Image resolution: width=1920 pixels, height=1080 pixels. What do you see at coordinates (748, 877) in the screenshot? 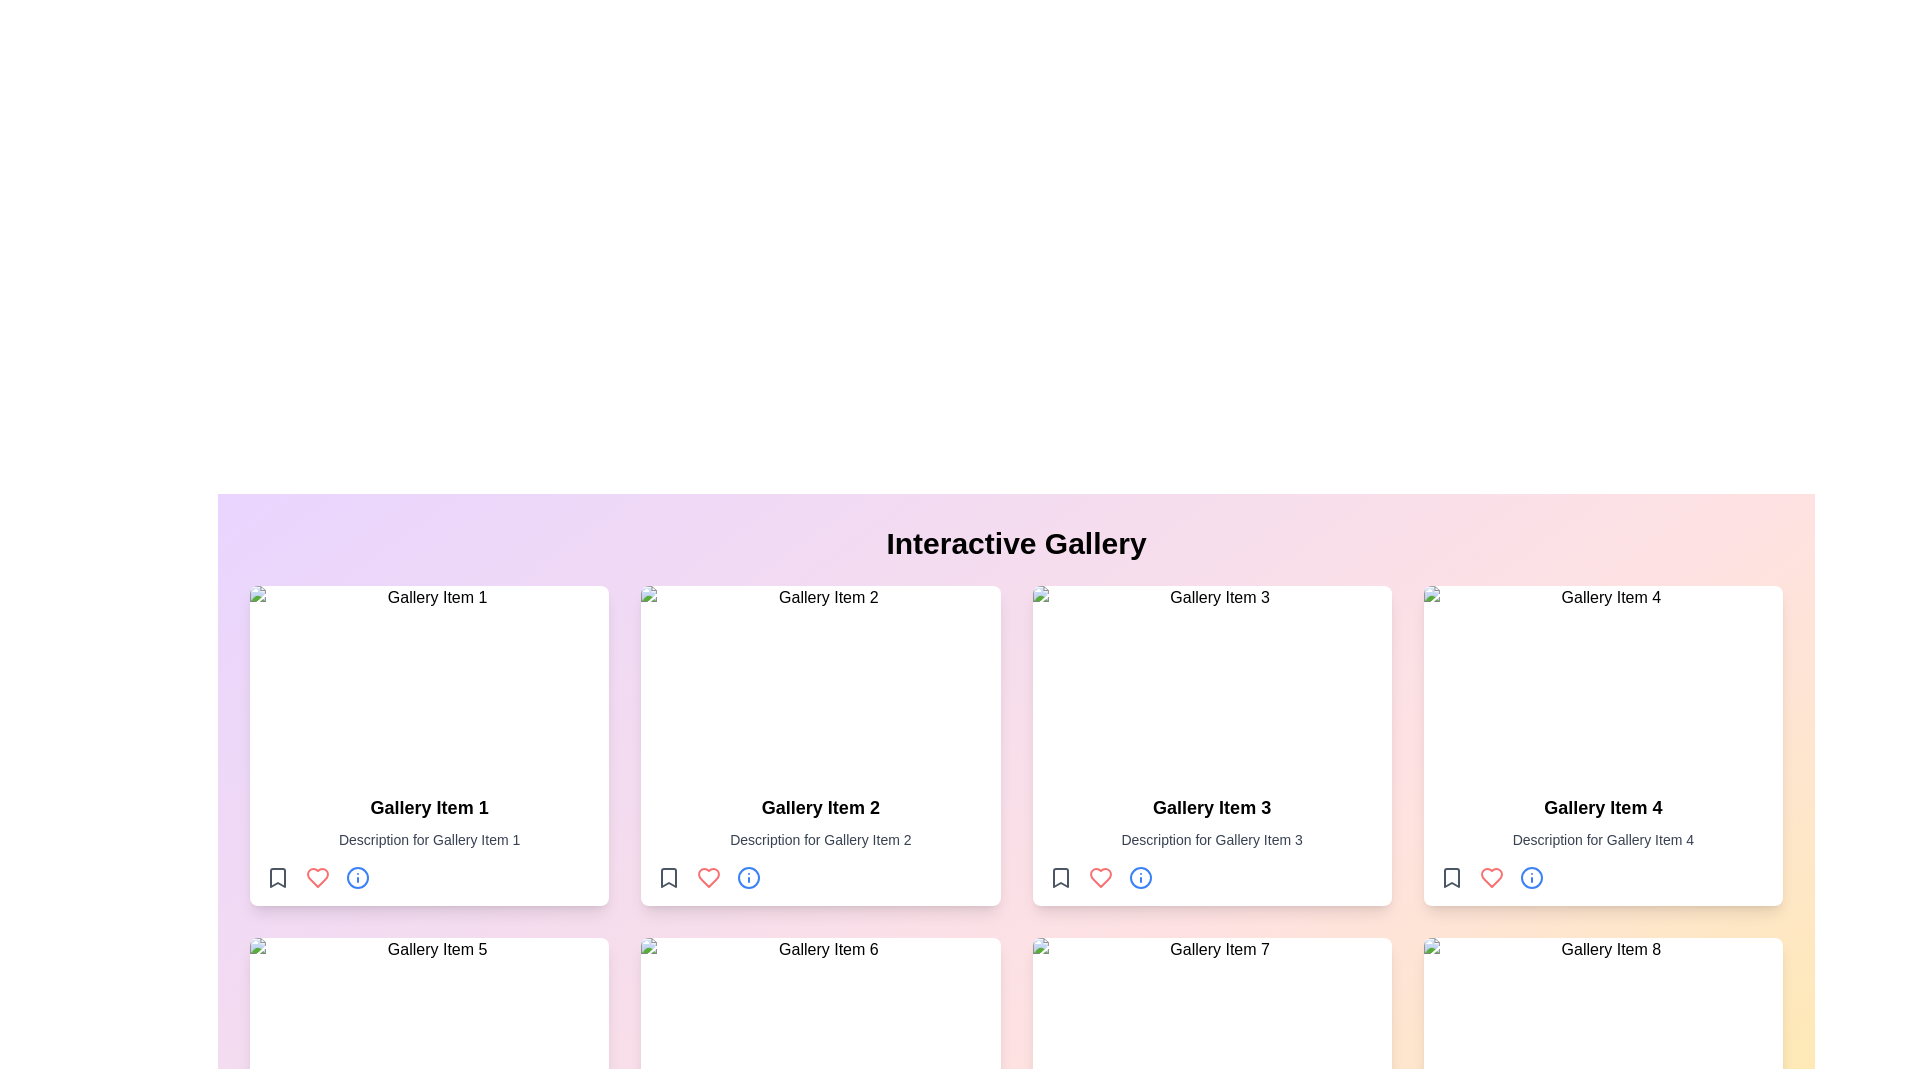
I see `the circular blue outlined information icon located at the bottom right of the second gallery item` at bounding box center [748, 877].